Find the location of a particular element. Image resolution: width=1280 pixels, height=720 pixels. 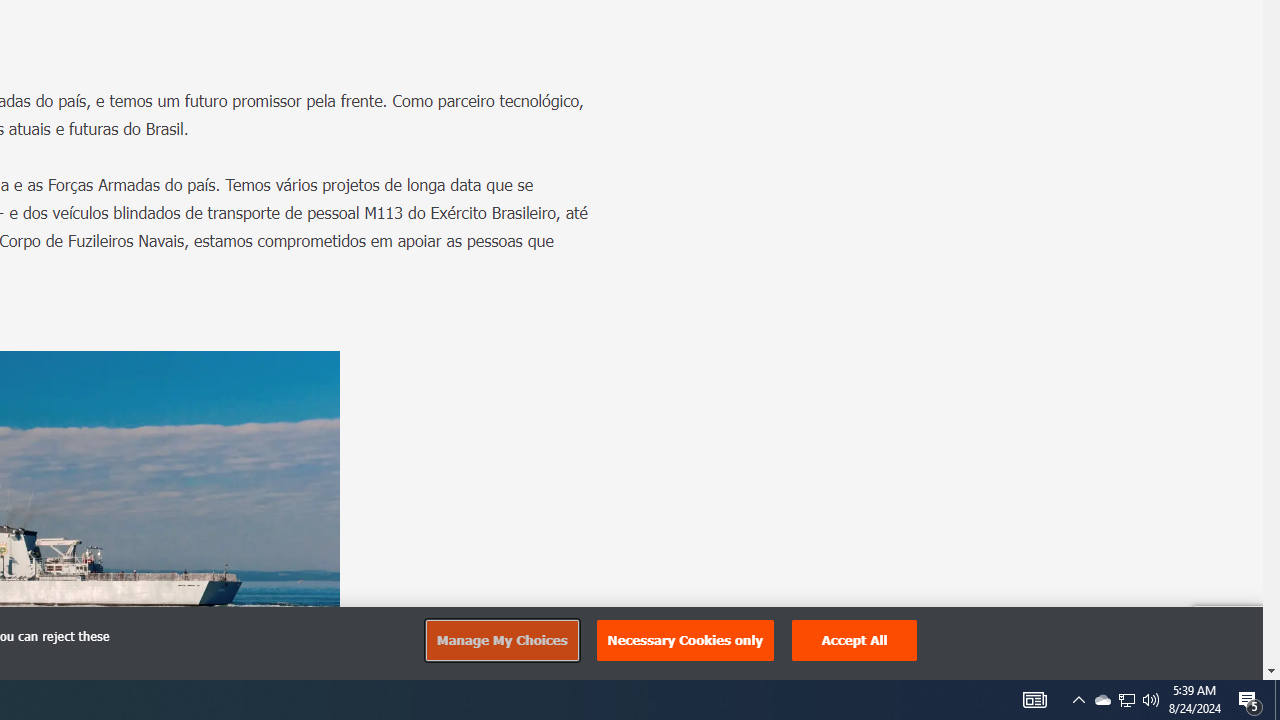

'Necessary Cookies only' is located at coordinates (685, 640).